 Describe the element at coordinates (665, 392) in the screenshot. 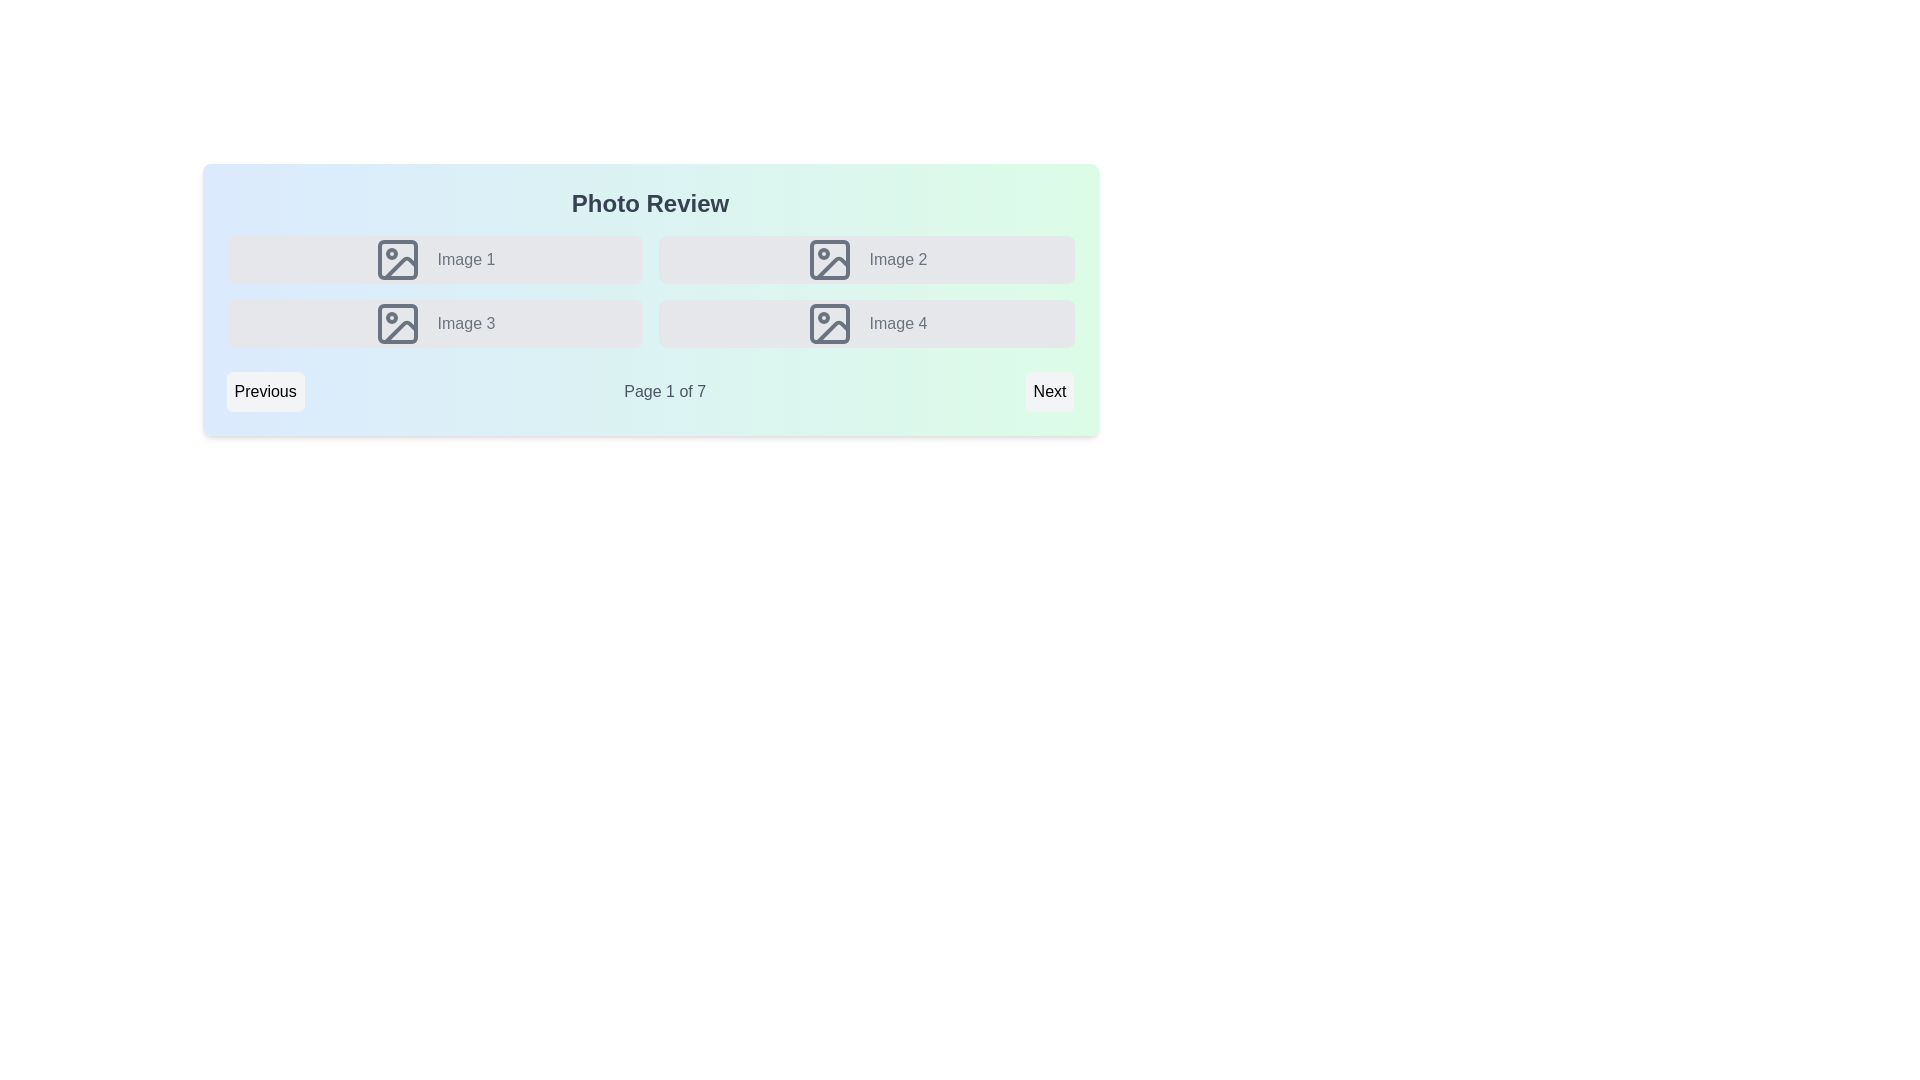

I see `the static text label displaying the current page and total number of pages, formatted as 'Page 1 of 7', which is centrally positioned between the 'Previous' and 'Next' buttons` at that location.